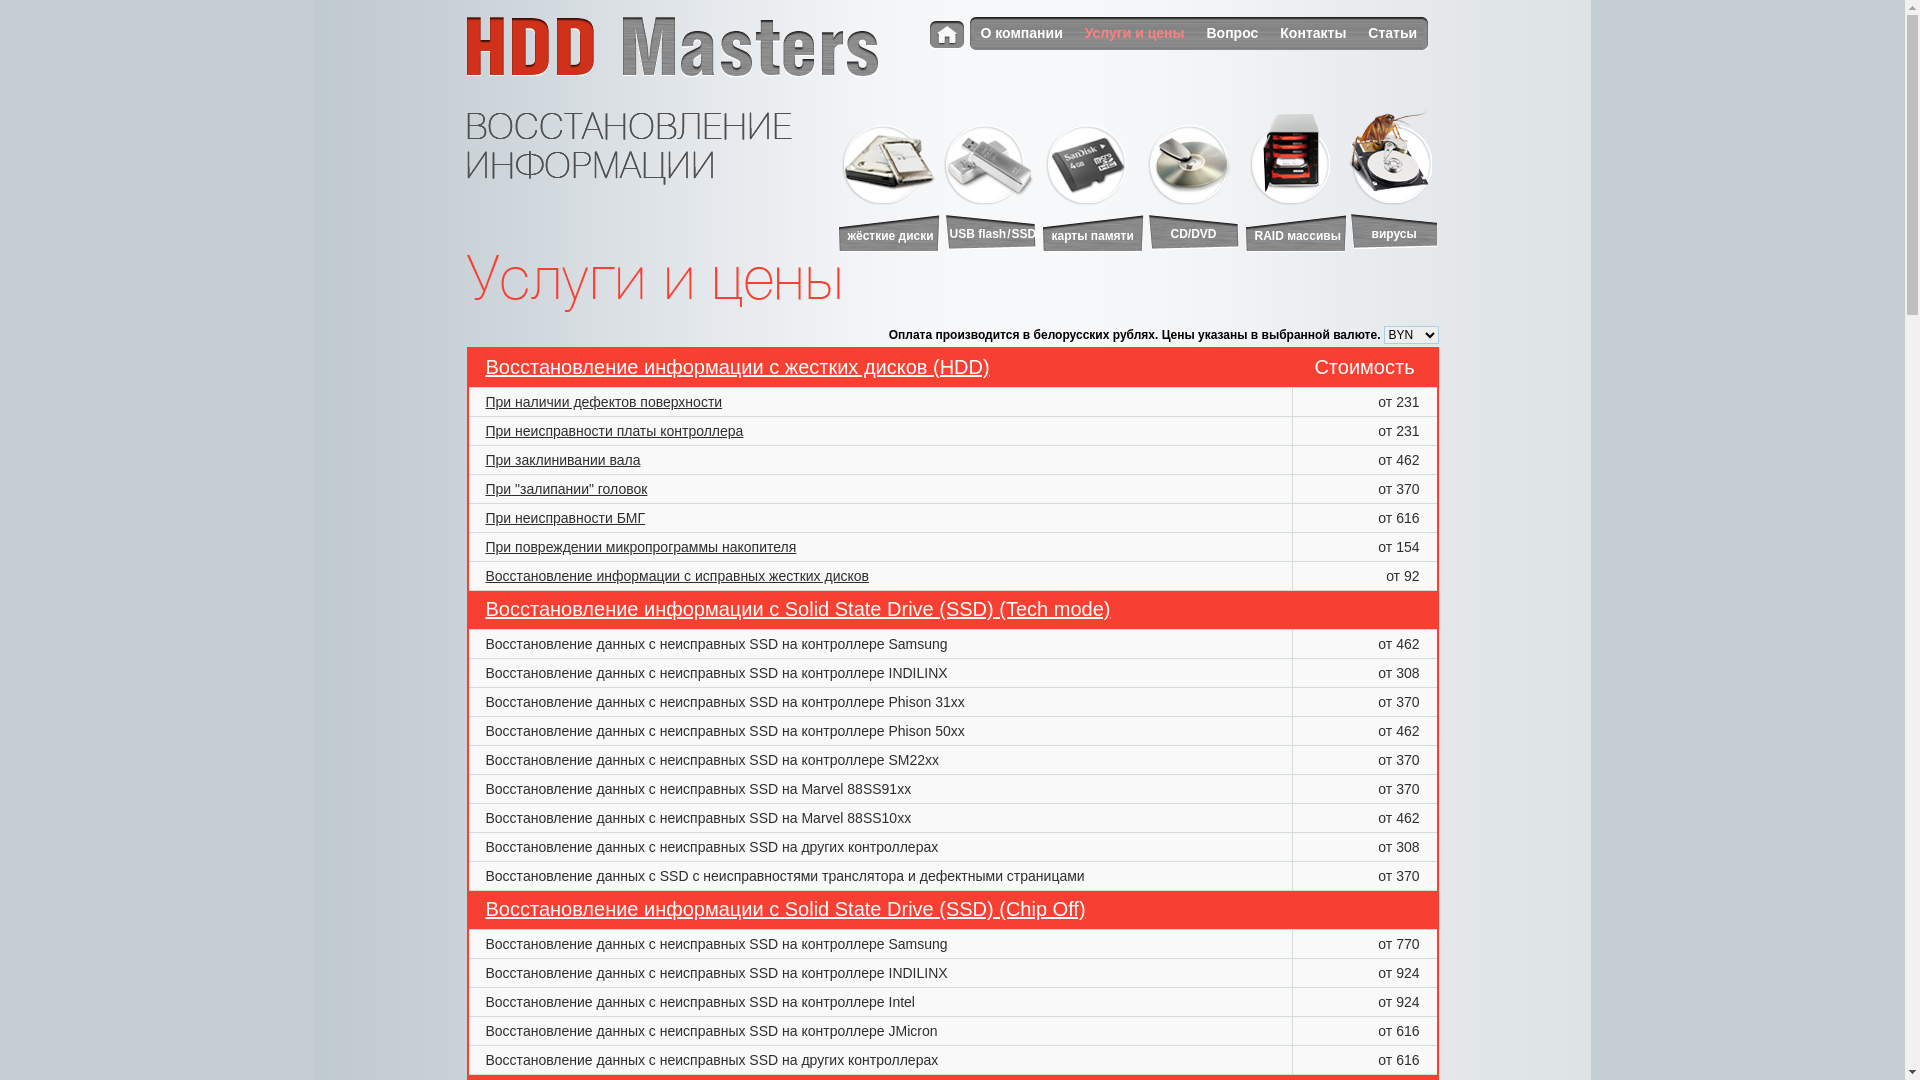 The height and width of the screenshot is (1080, 1920). I want to click on 'HDD Masters', so click(671, 45).